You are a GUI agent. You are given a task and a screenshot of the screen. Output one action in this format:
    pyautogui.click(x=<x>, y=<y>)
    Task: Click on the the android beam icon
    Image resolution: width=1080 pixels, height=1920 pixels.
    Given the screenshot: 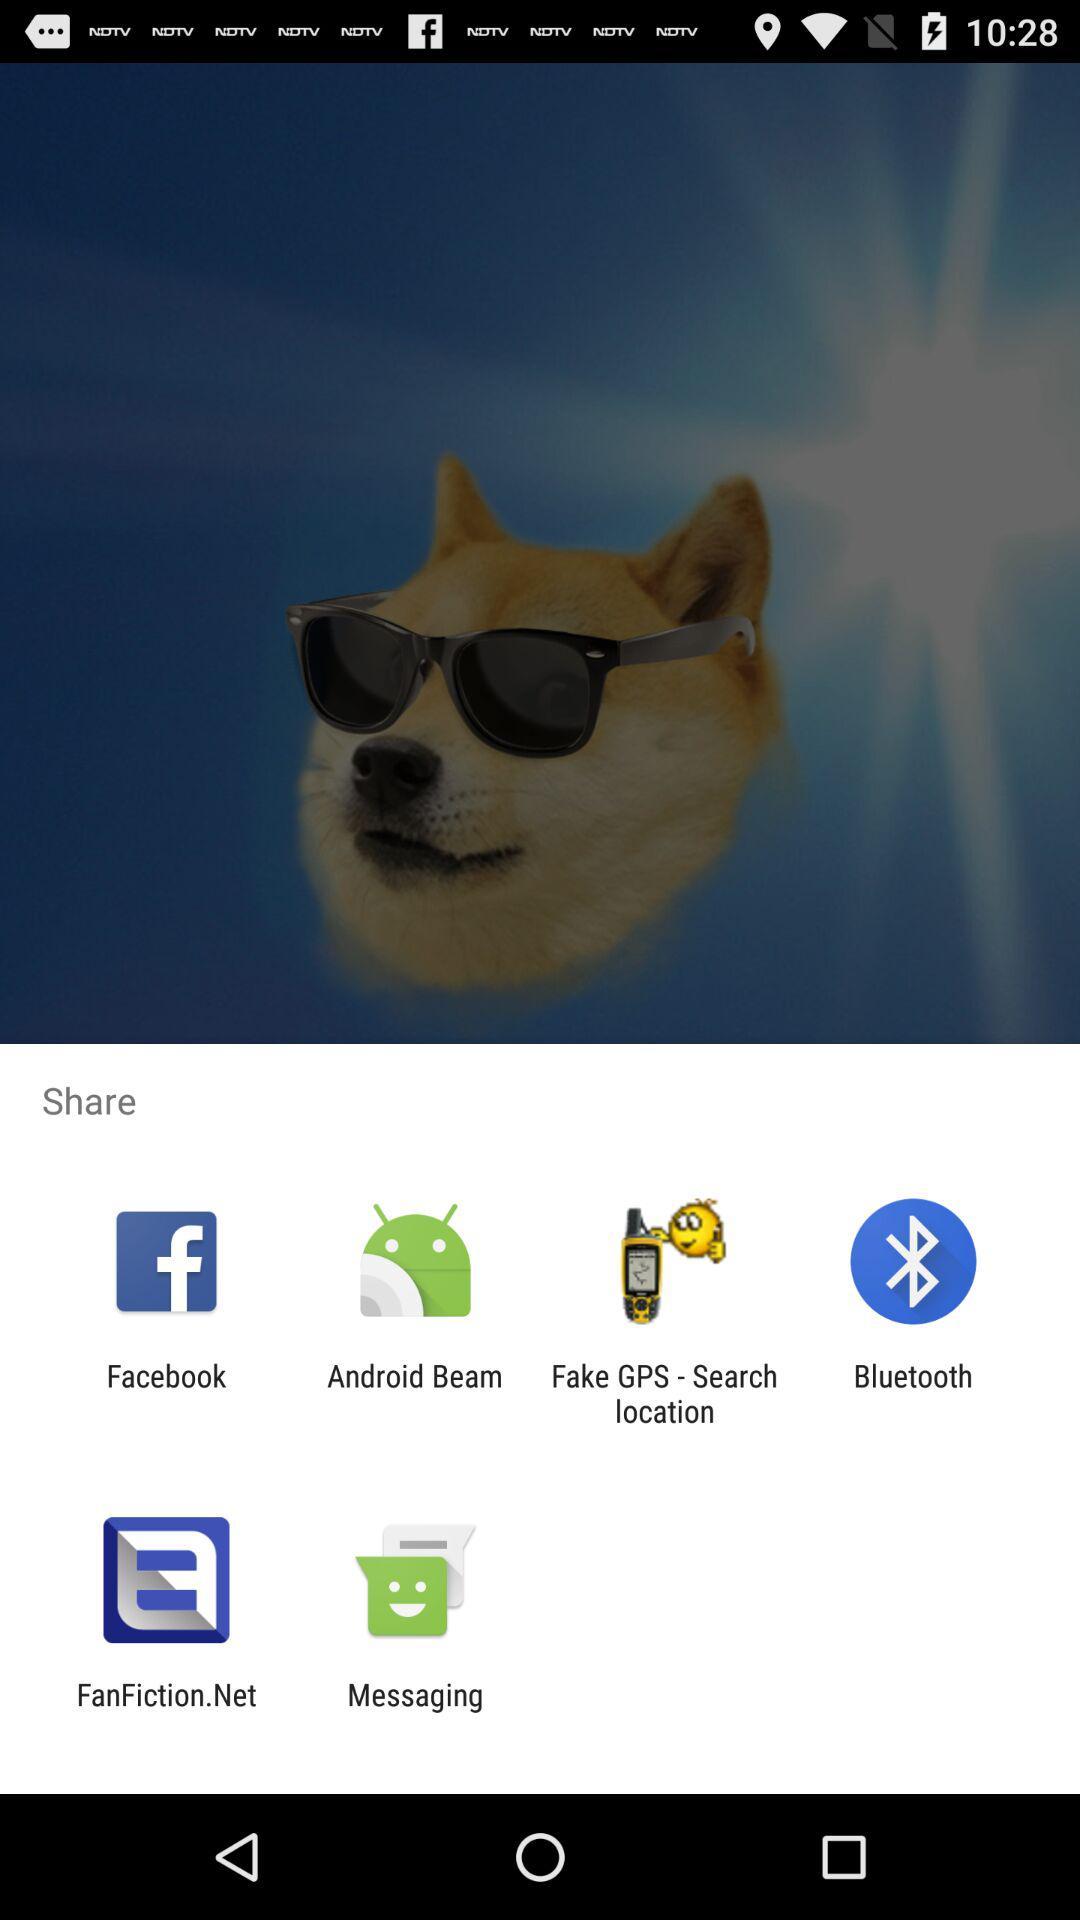 What is the action you would take?
    pyautogui.click(x=414, y=1392)
    